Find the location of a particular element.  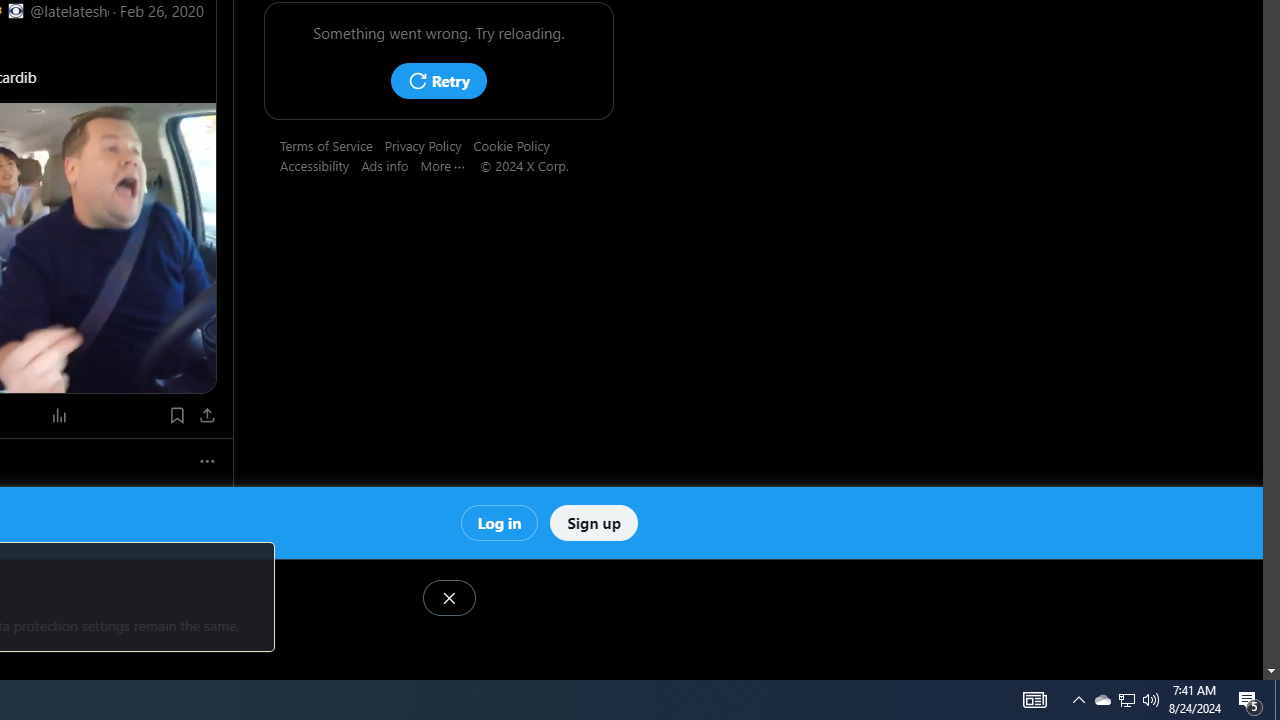

'Retry' is located at coordinates (437, 79).